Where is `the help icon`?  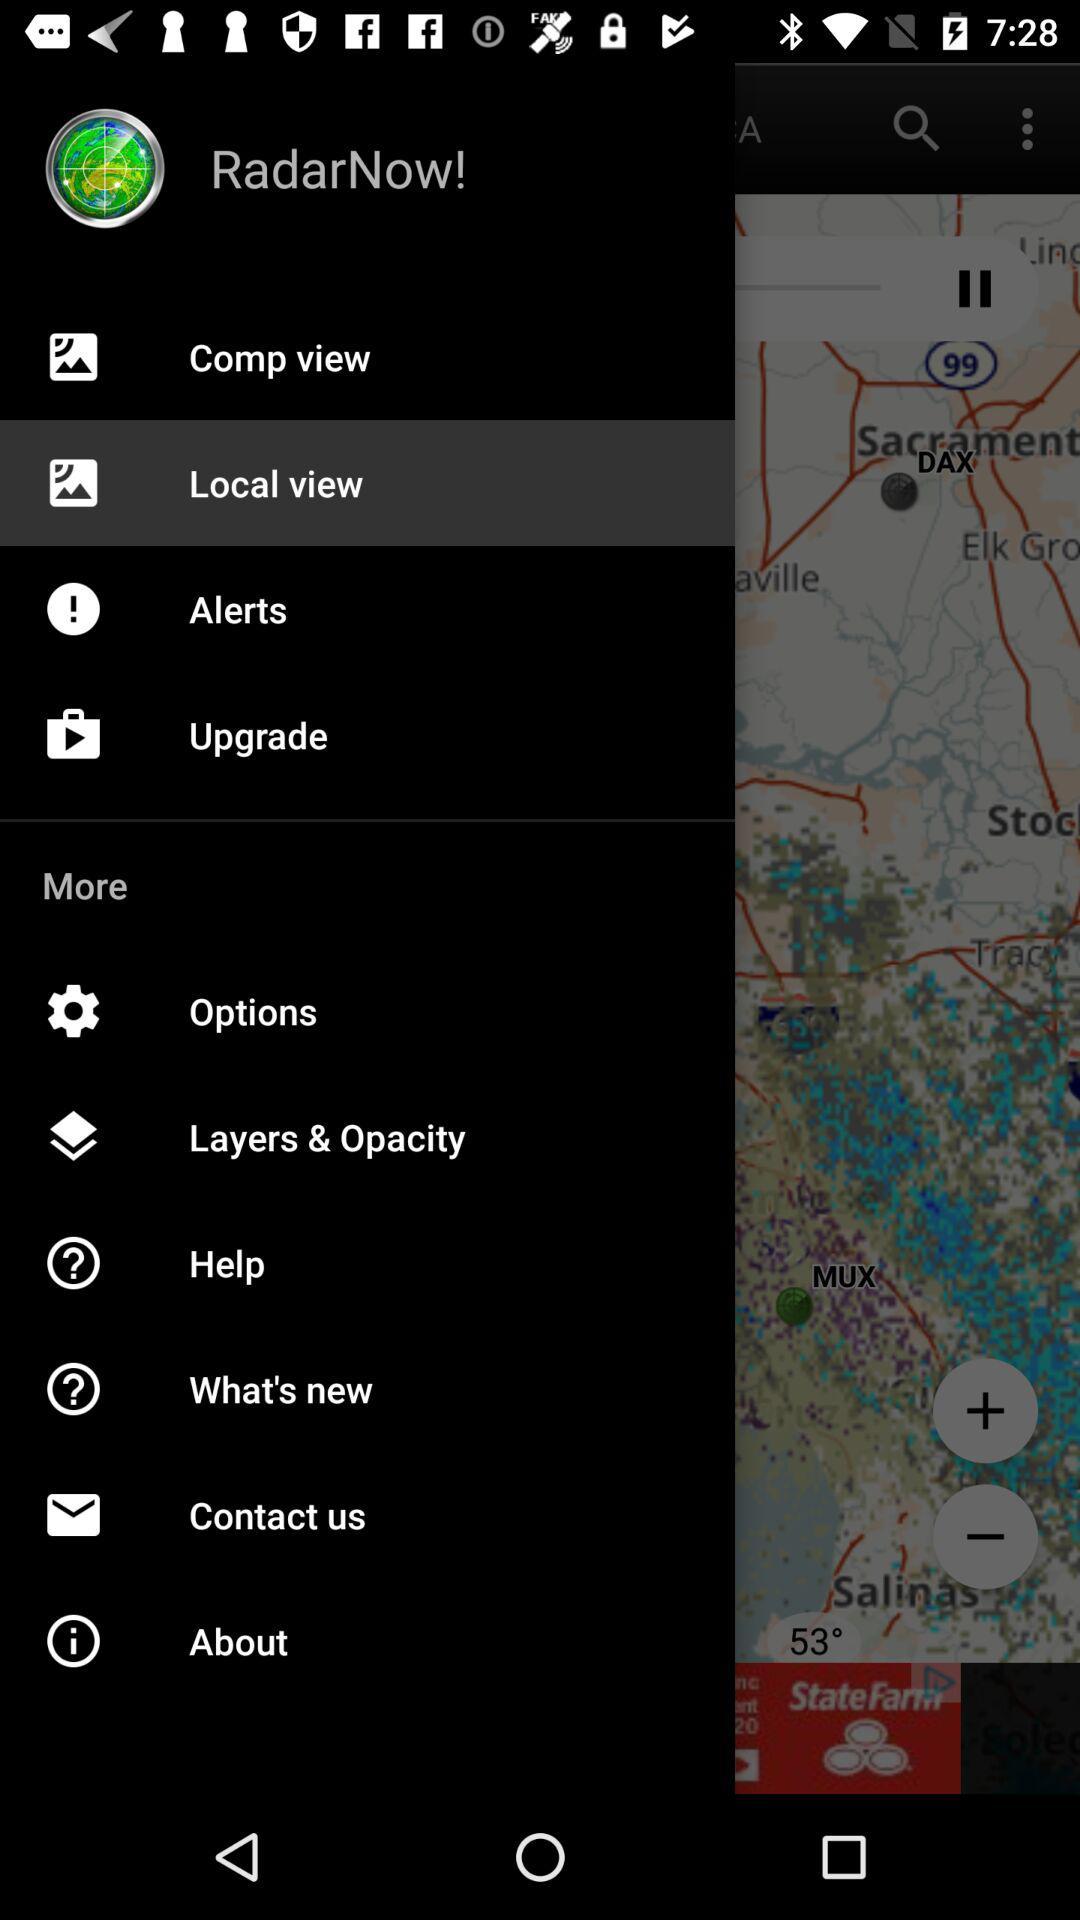 the help icon is located at coordinates (94, 1409).